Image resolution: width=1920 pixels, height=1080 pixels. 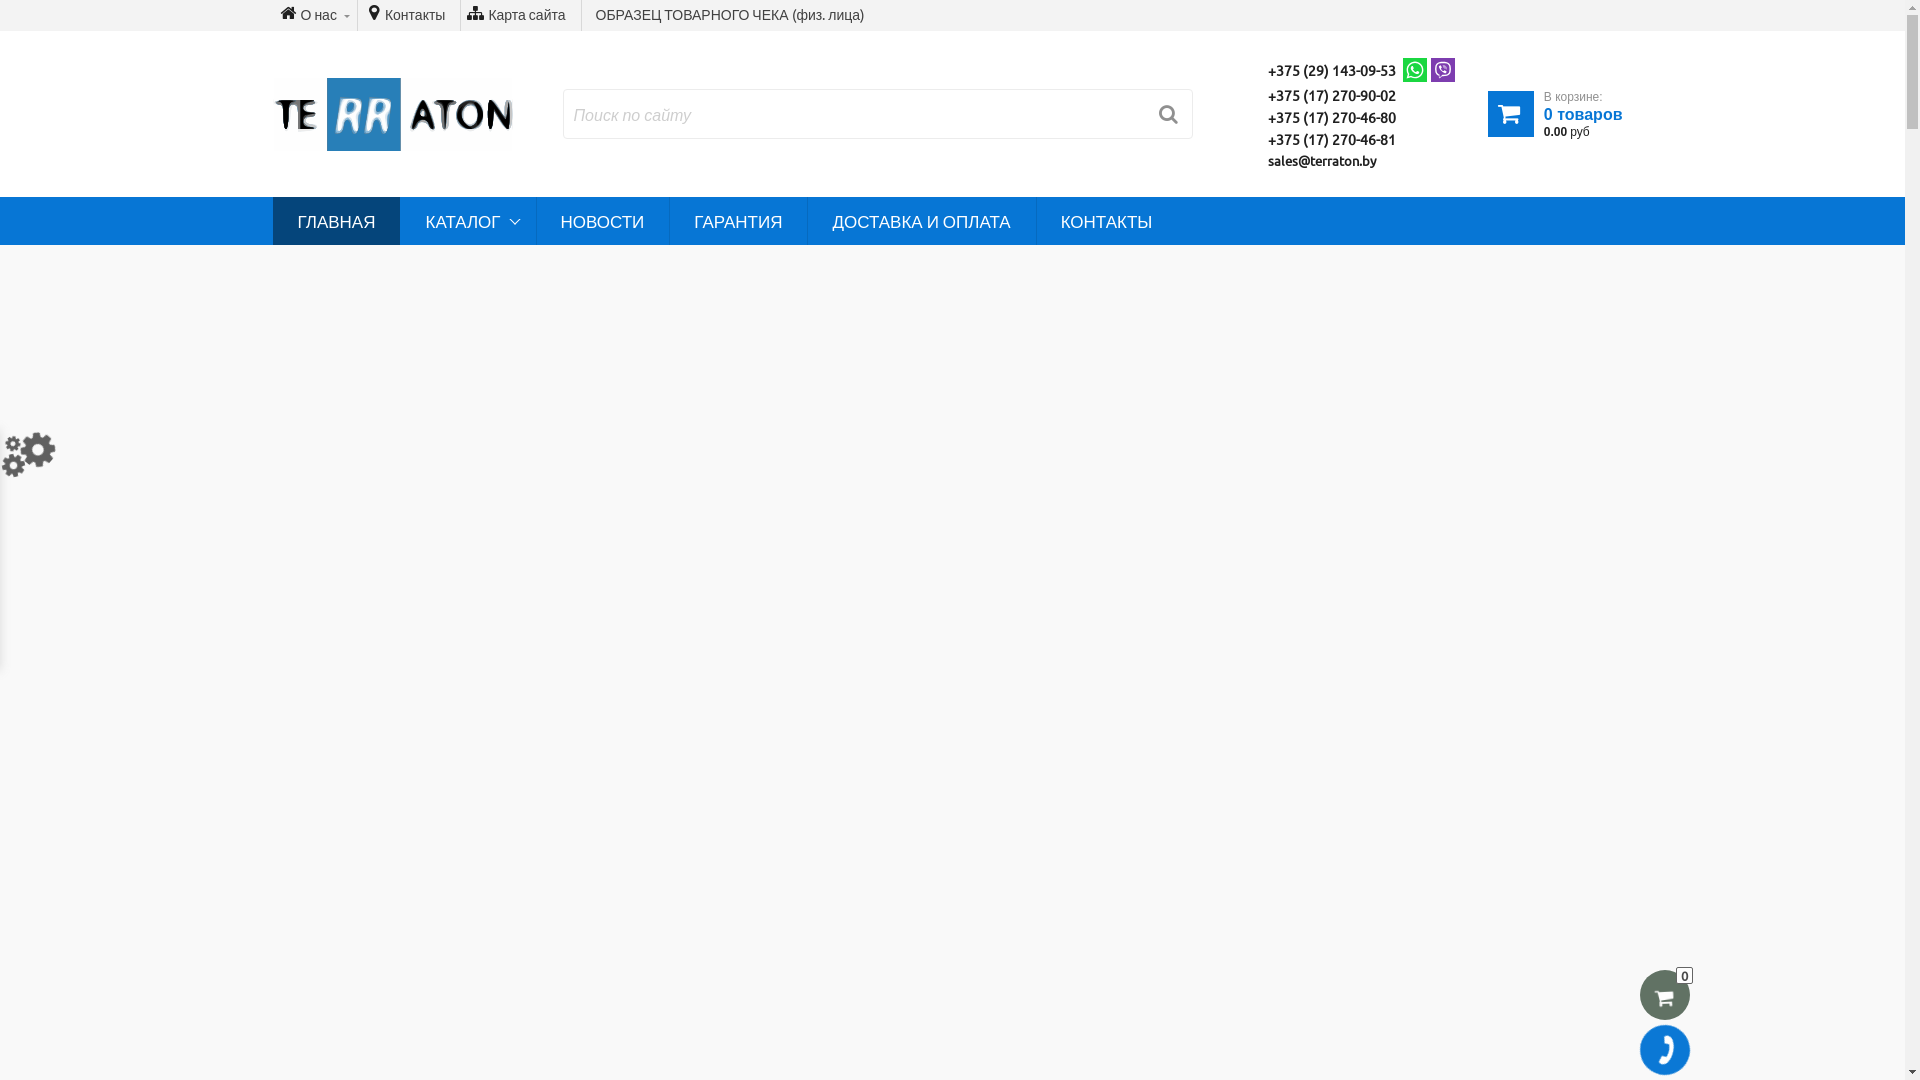 What do you see at coordinates (1334, 68) in the screenshot?
I see `'+375 (29) 143-09-53'` at bounding box center [1334, 68].